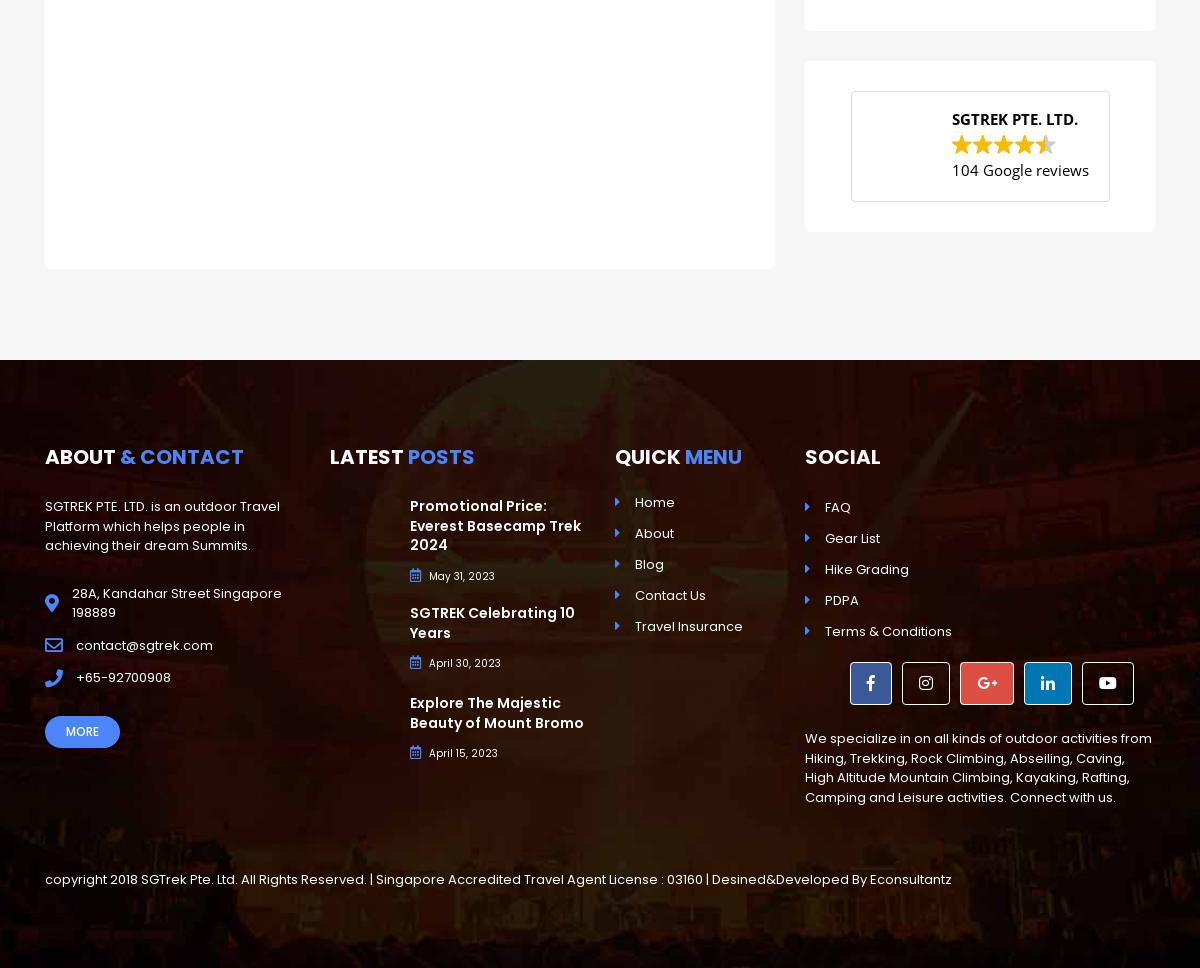  I want to click on 'Terms & Conditions', so click(887, 630).